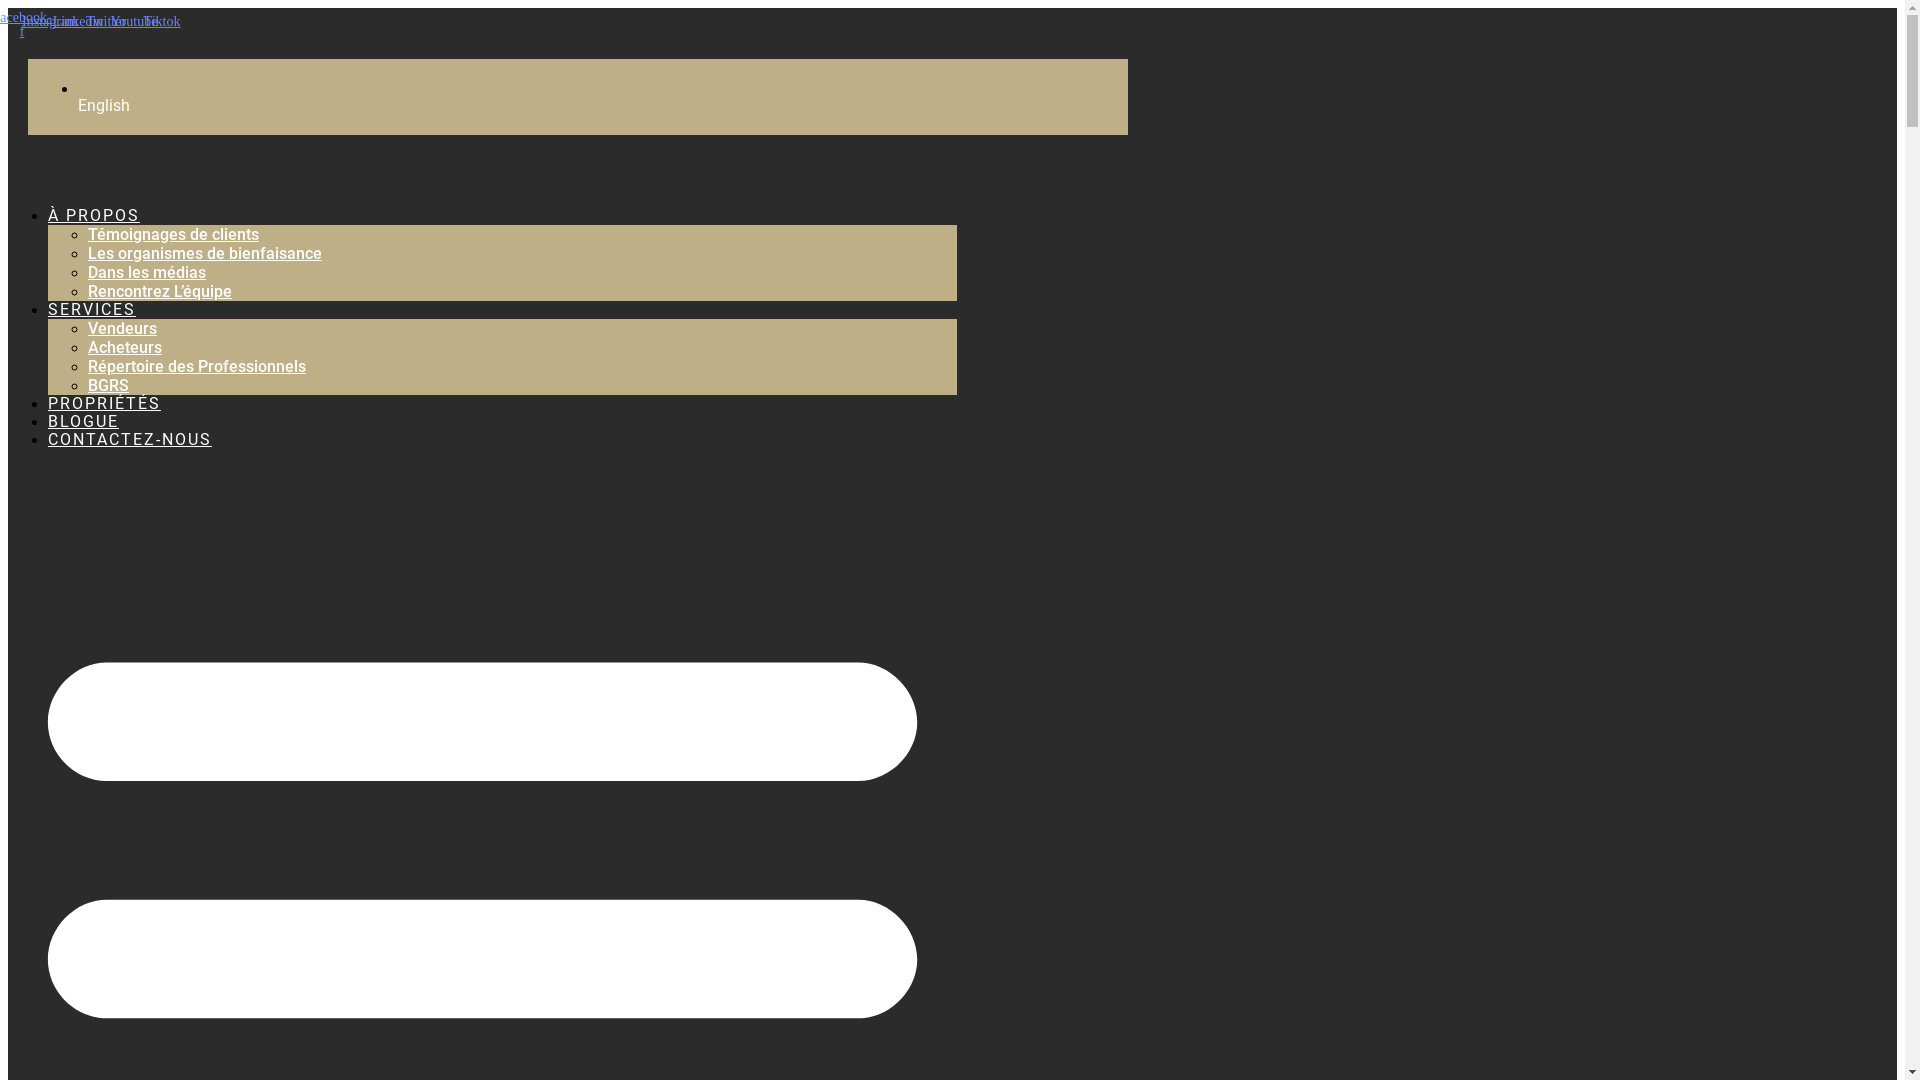 This screenshot has height=1080, width=1920. Describe the element at coordinates (205, 252) in the screenshot. I see `'Les organismes de bienfaisance'` at that location.